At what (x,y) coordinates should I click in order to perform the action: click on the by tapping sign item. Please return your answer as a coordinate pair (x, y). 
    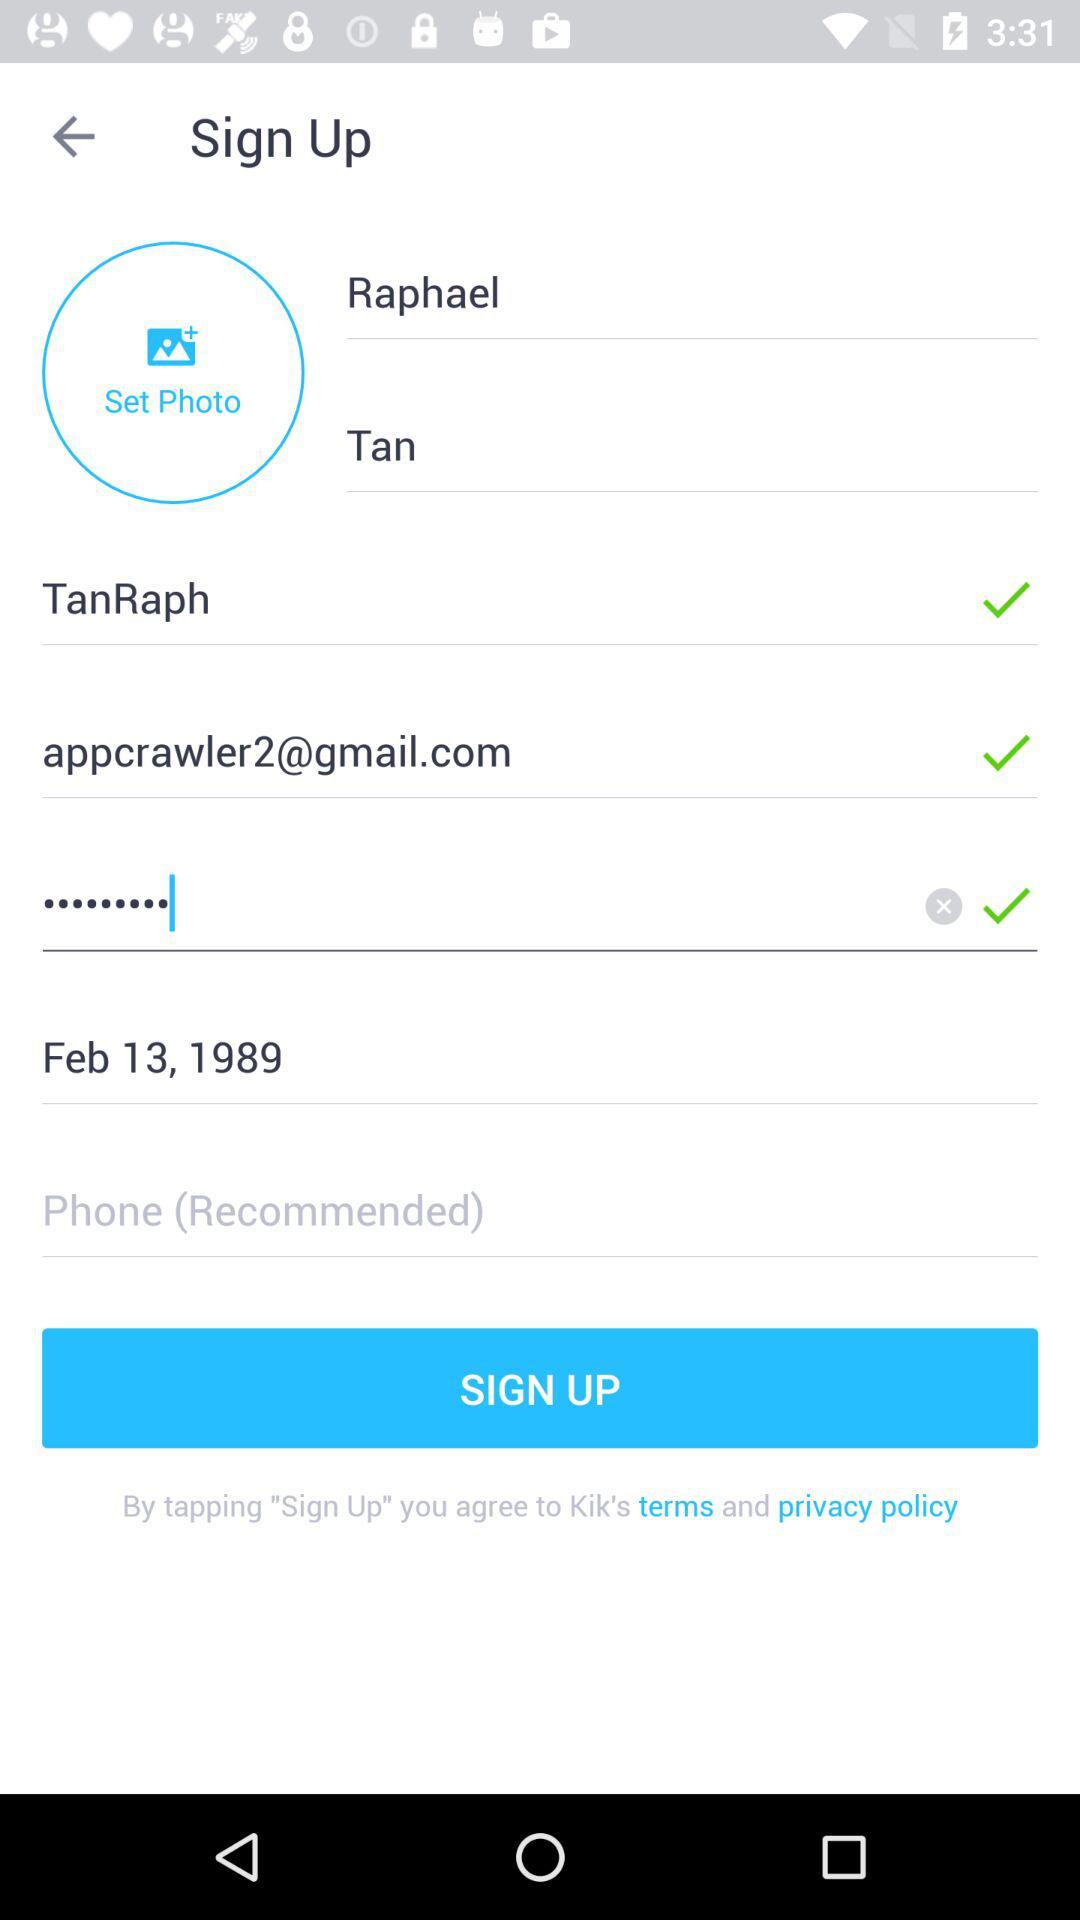
    Looking at the image, I should click on (540, 1520).